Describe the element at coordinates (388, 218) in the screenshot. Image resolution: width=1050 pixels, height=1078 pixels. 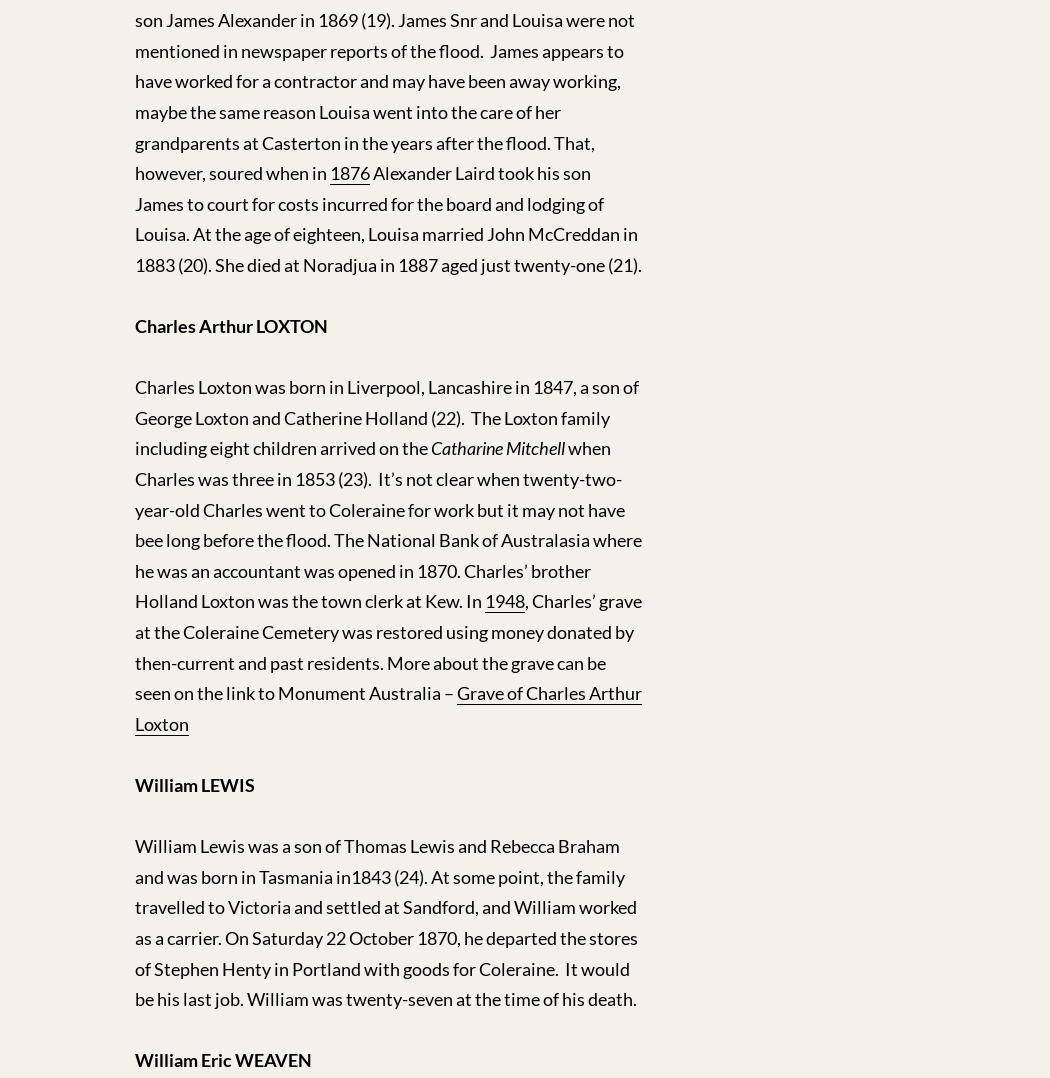
I see `'Alexander Laird took his son James to court for costs incurred for the board and lodging of Louisa. At the age of eighteen, Louisa married John McCreddan in 1883 (20). She died at Noradjua in 1887 aged just twenty-one (21).'` at that location.